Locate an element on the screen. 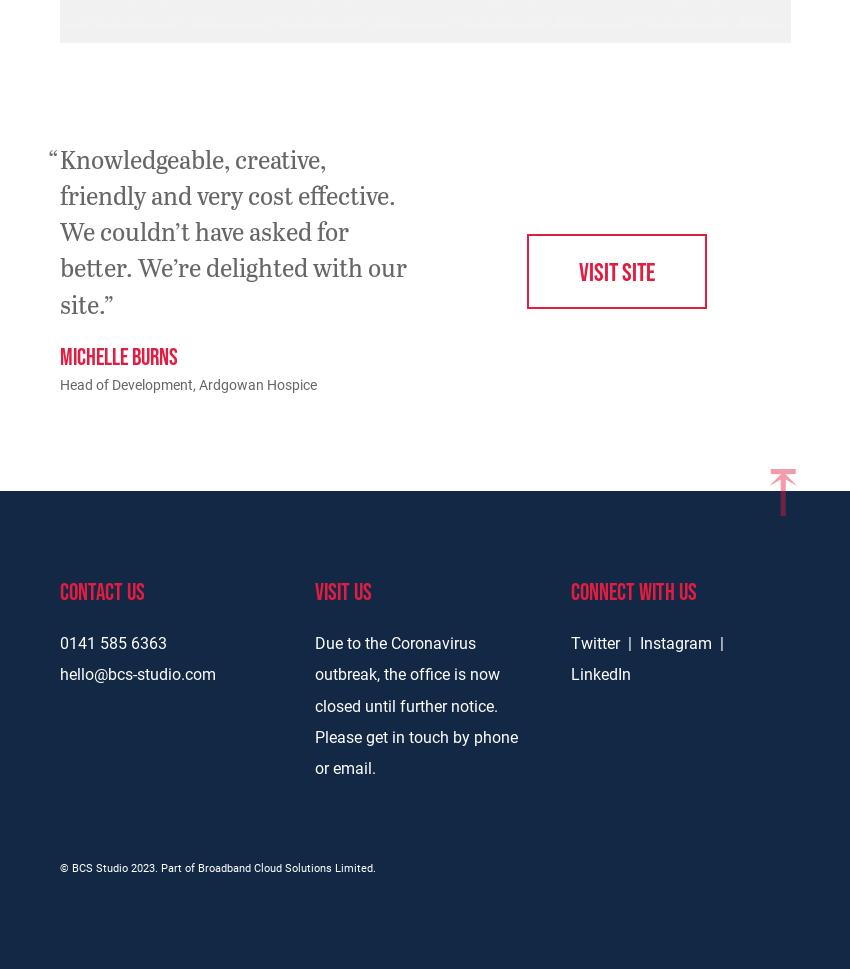  'Contact Us' is located at coordinates (100, 589).